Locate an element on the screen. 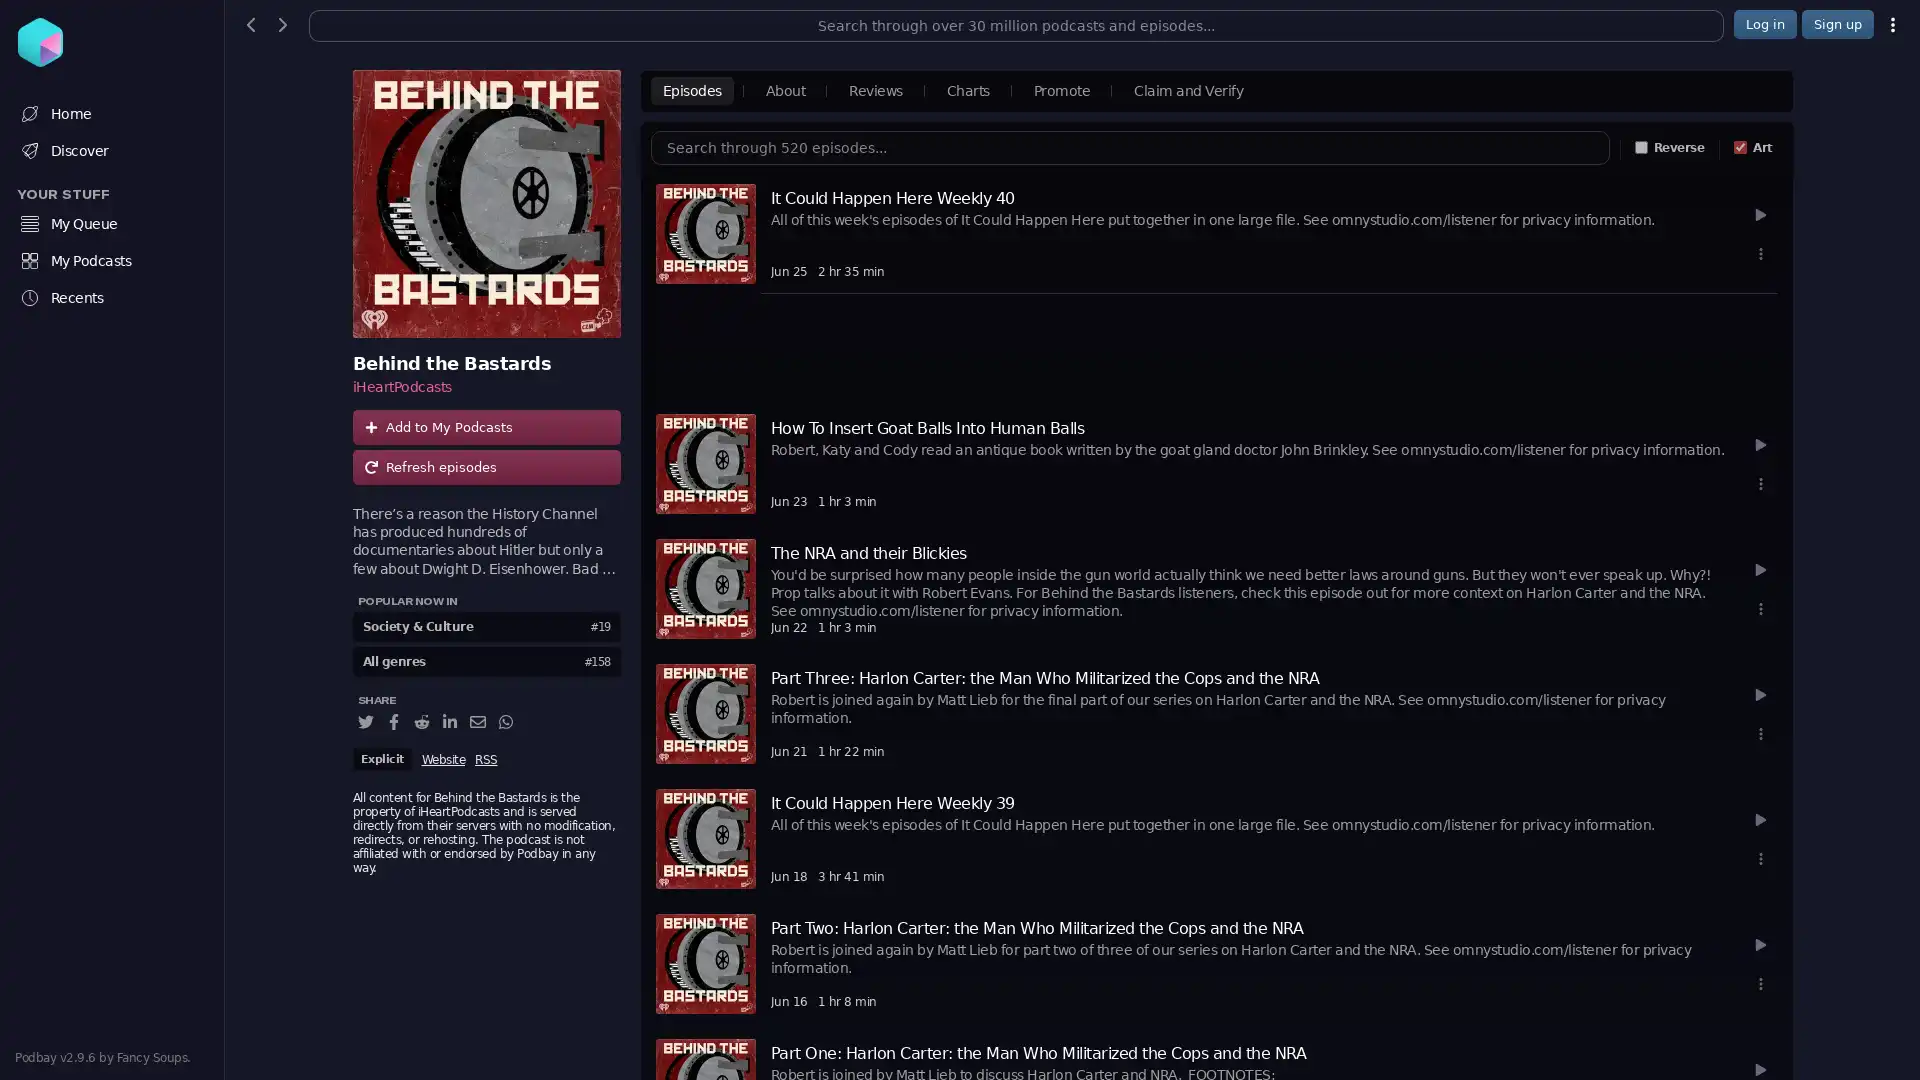 The height and width of the screenshot is (1080, 1920). Add to My Podcasts is located at coordinates (485, 426).